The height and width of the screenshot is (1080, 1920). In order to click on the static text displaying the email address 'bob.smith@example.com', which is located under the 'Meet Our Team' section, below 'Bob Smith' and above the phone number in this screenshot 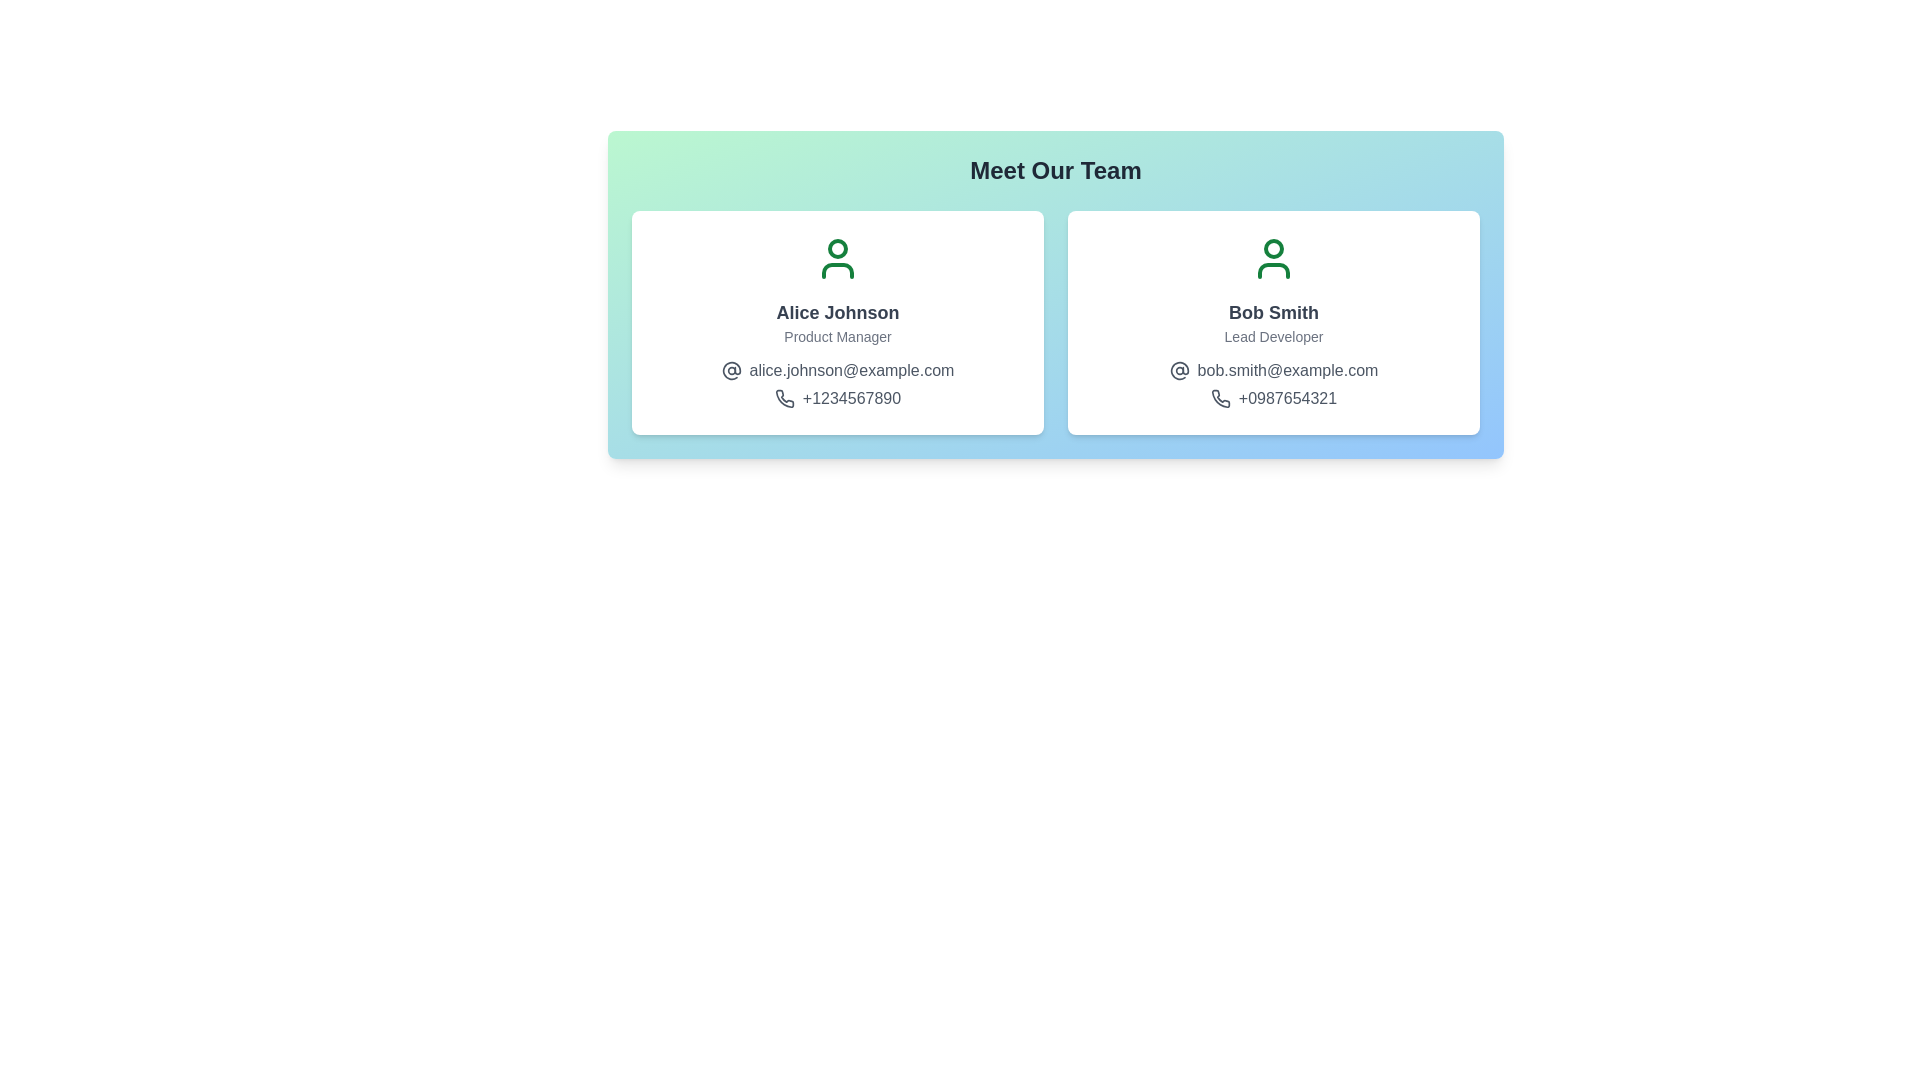, I will do `click(1287, 370)`.